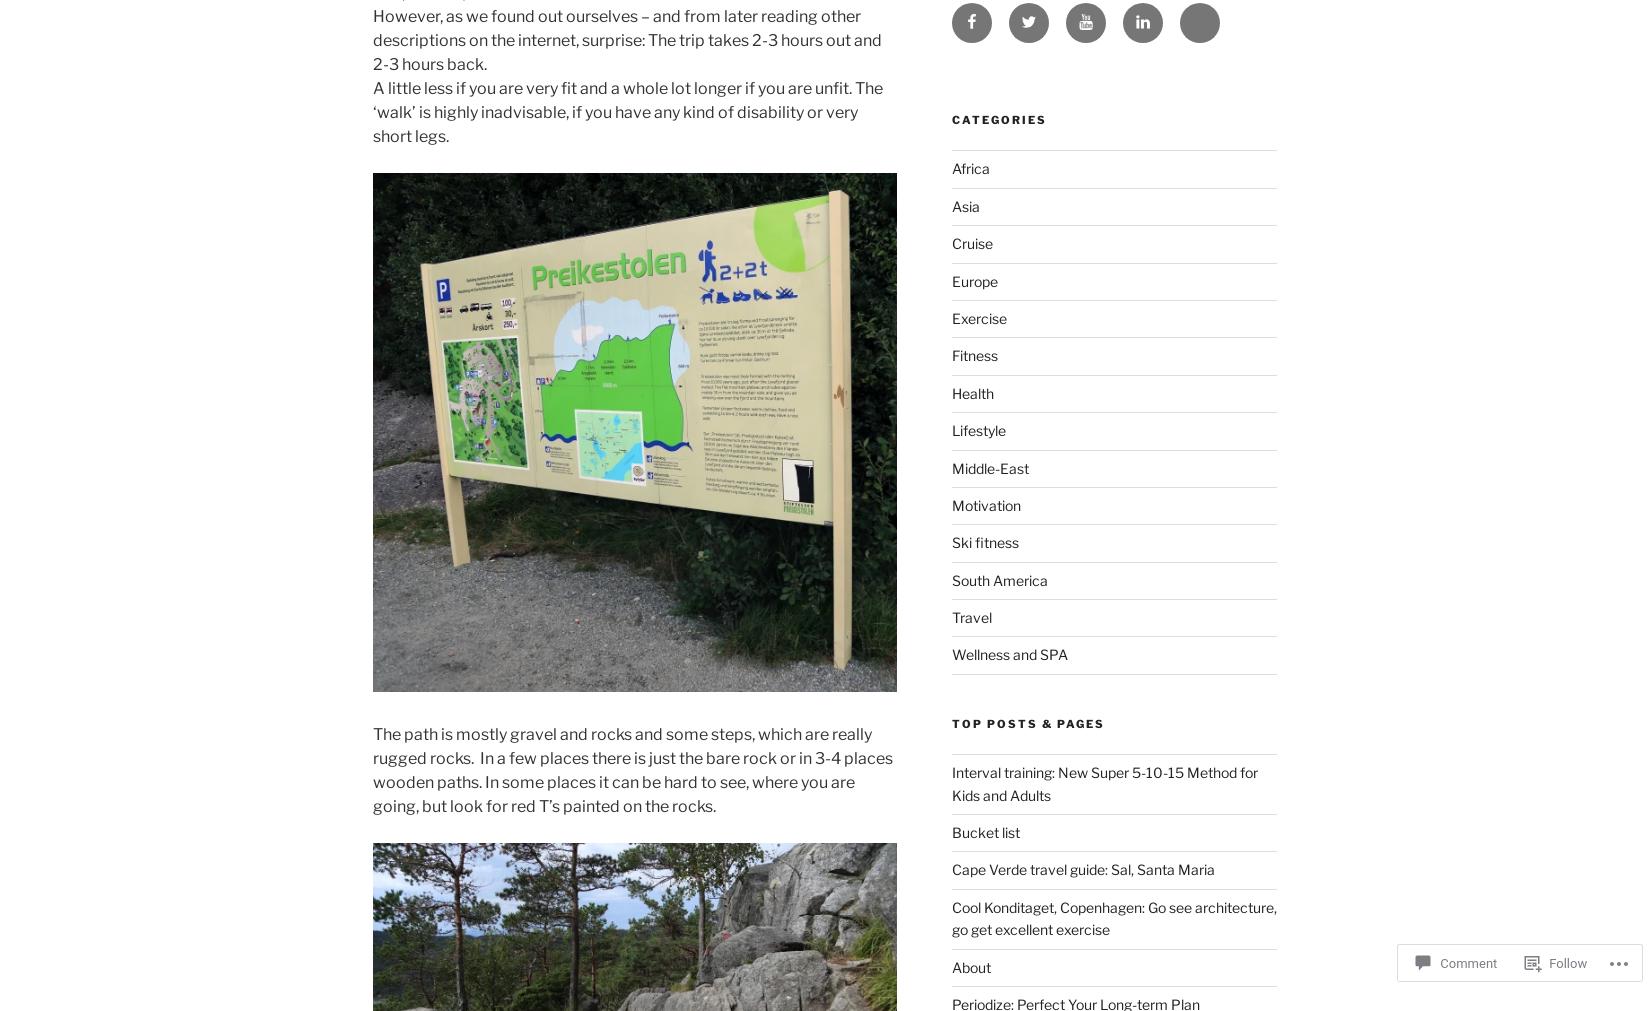  Describe the element at coordinates (1567, 961) in the screenshot. I see `'Follow'` at that location.